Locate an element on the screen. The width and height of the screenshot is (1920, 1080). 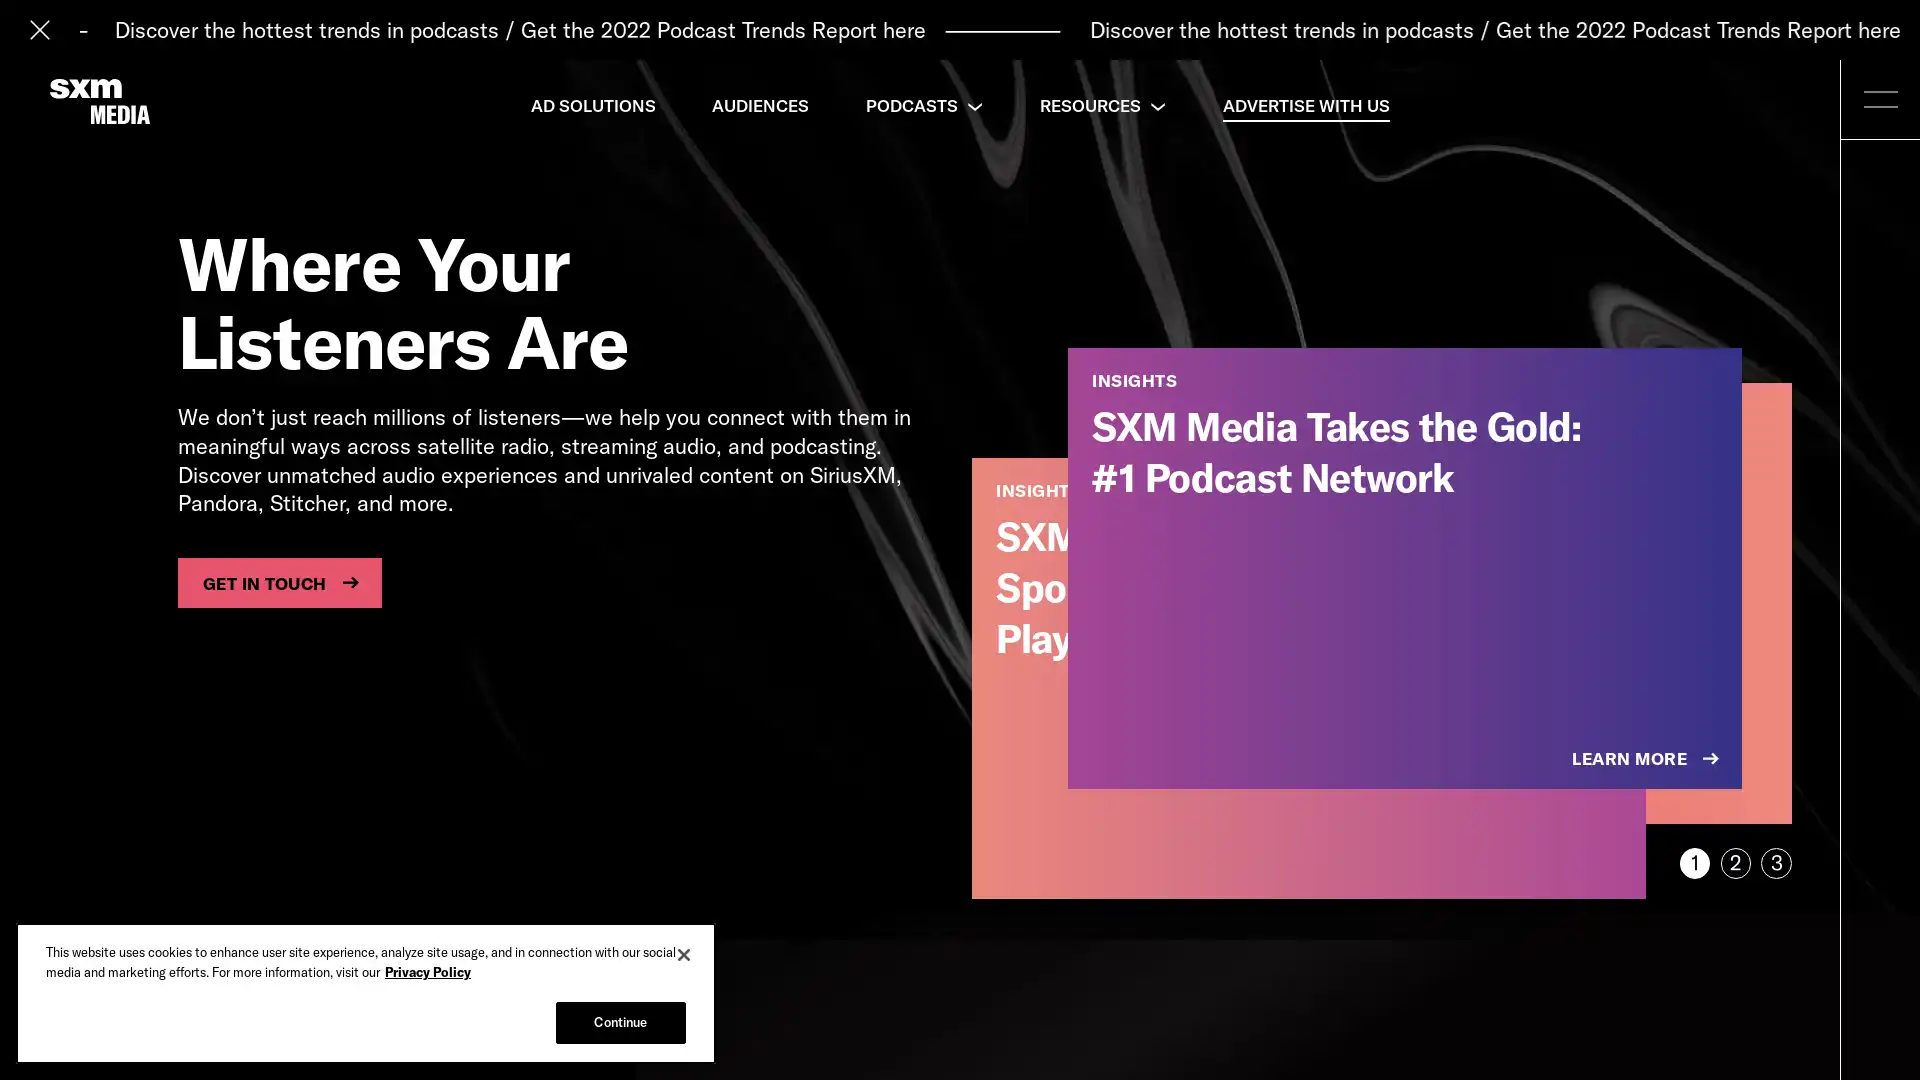
GET IN TOUCH is located at coordinates (278, 582).